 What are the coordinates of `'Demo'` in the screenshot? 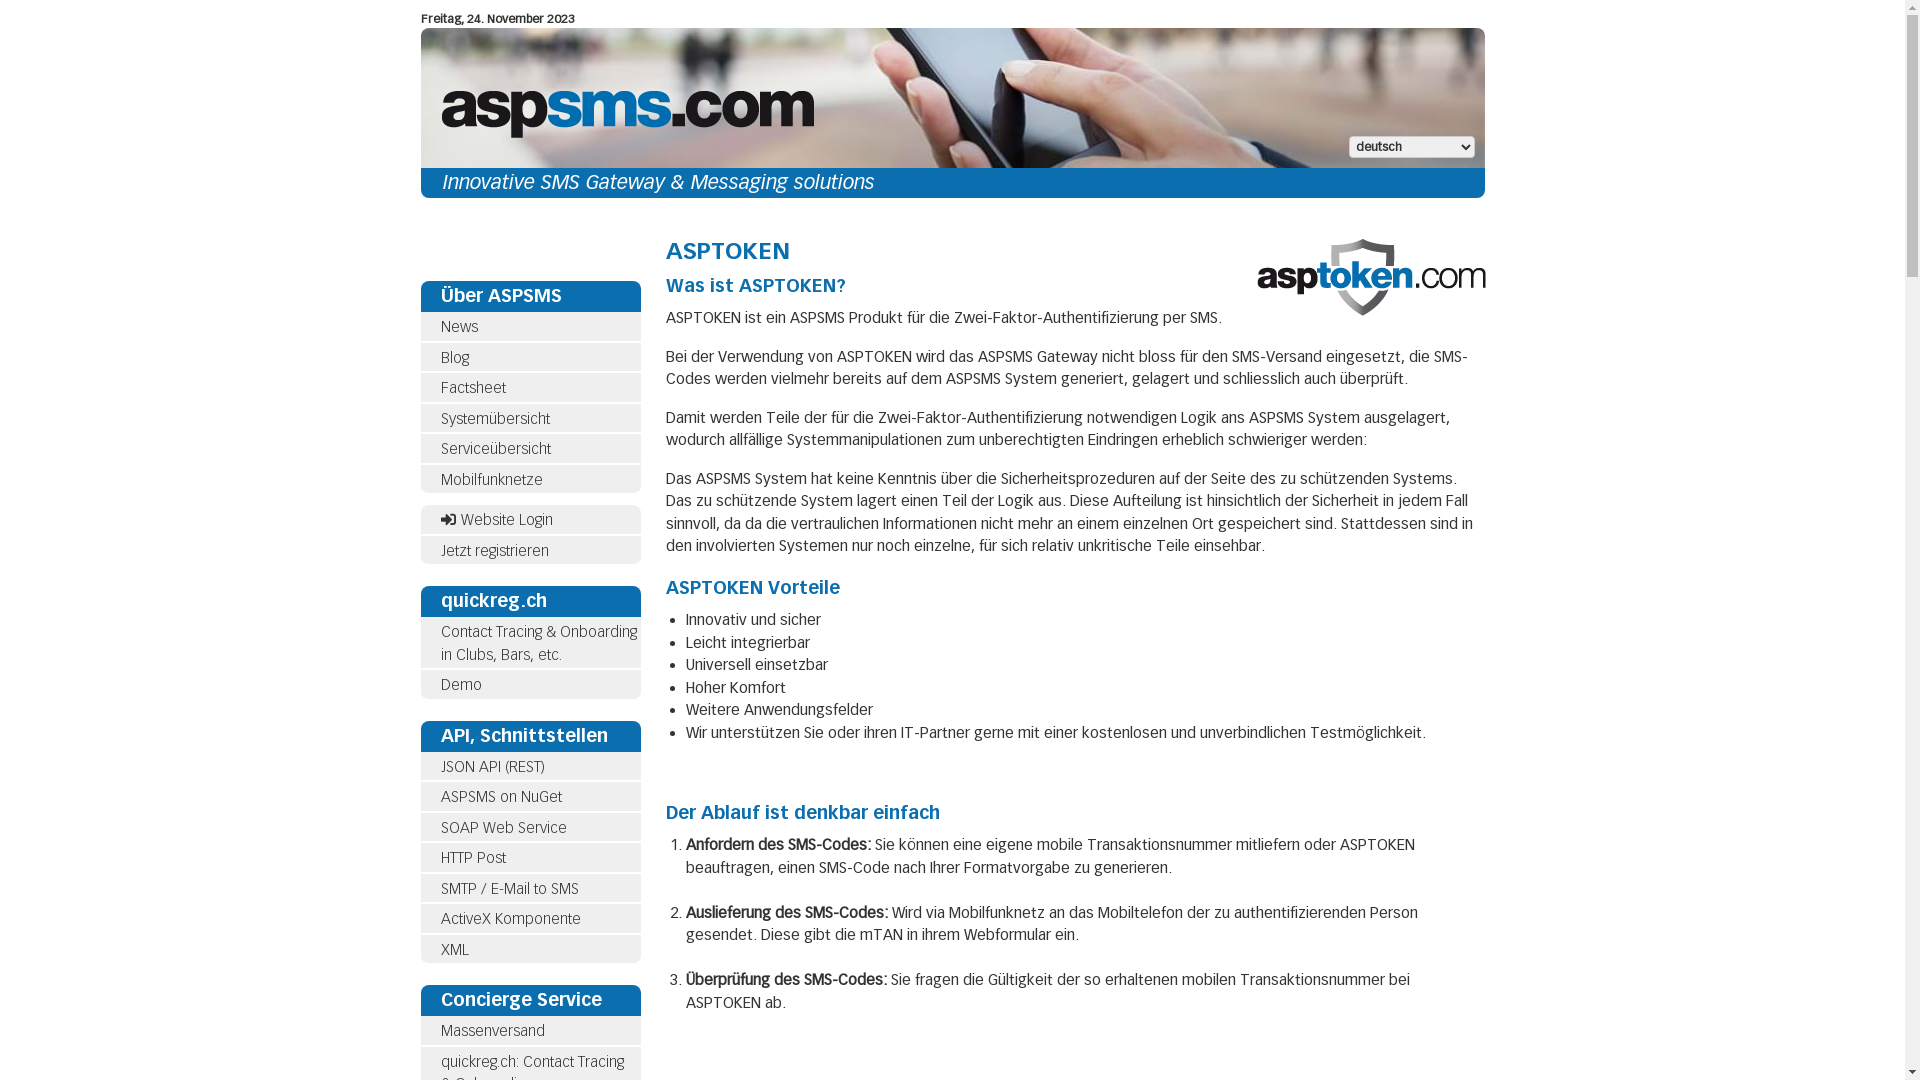 It's located at (459, 684).